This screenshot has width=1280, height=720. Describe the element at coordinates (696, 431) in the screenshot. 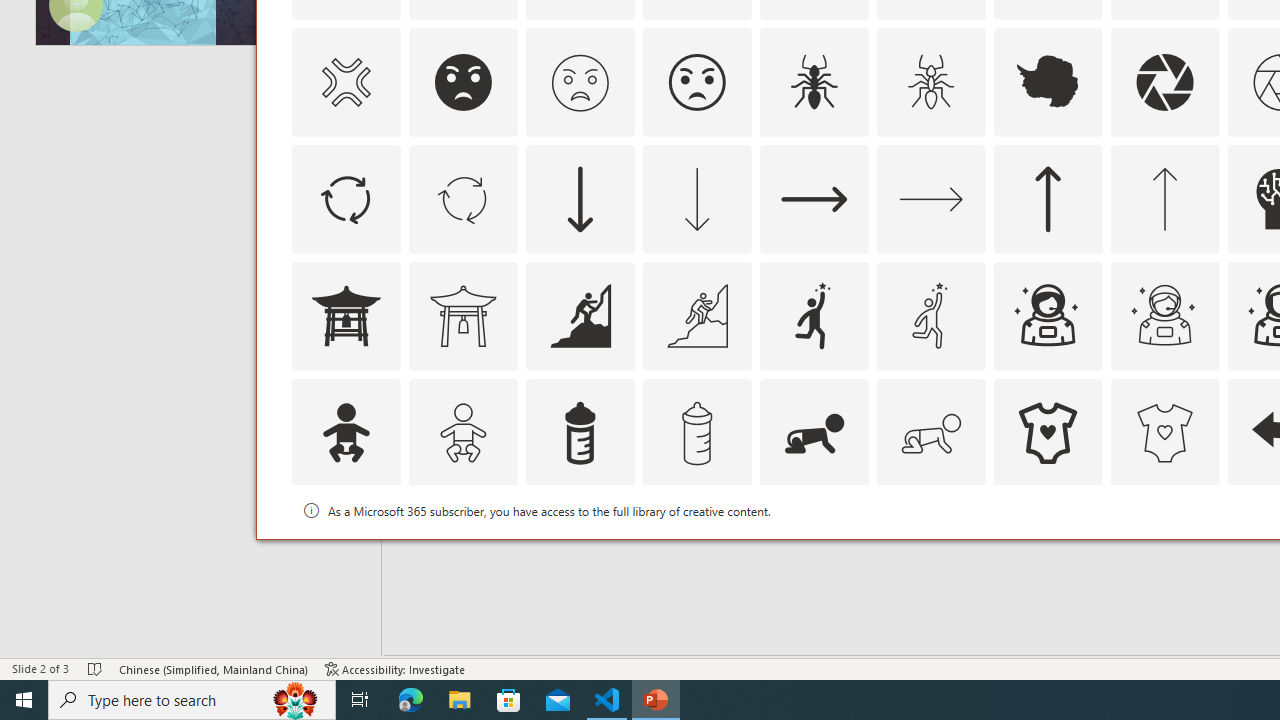

I see `'AutomationID: Icons_BabyBottle_M'` at that location.